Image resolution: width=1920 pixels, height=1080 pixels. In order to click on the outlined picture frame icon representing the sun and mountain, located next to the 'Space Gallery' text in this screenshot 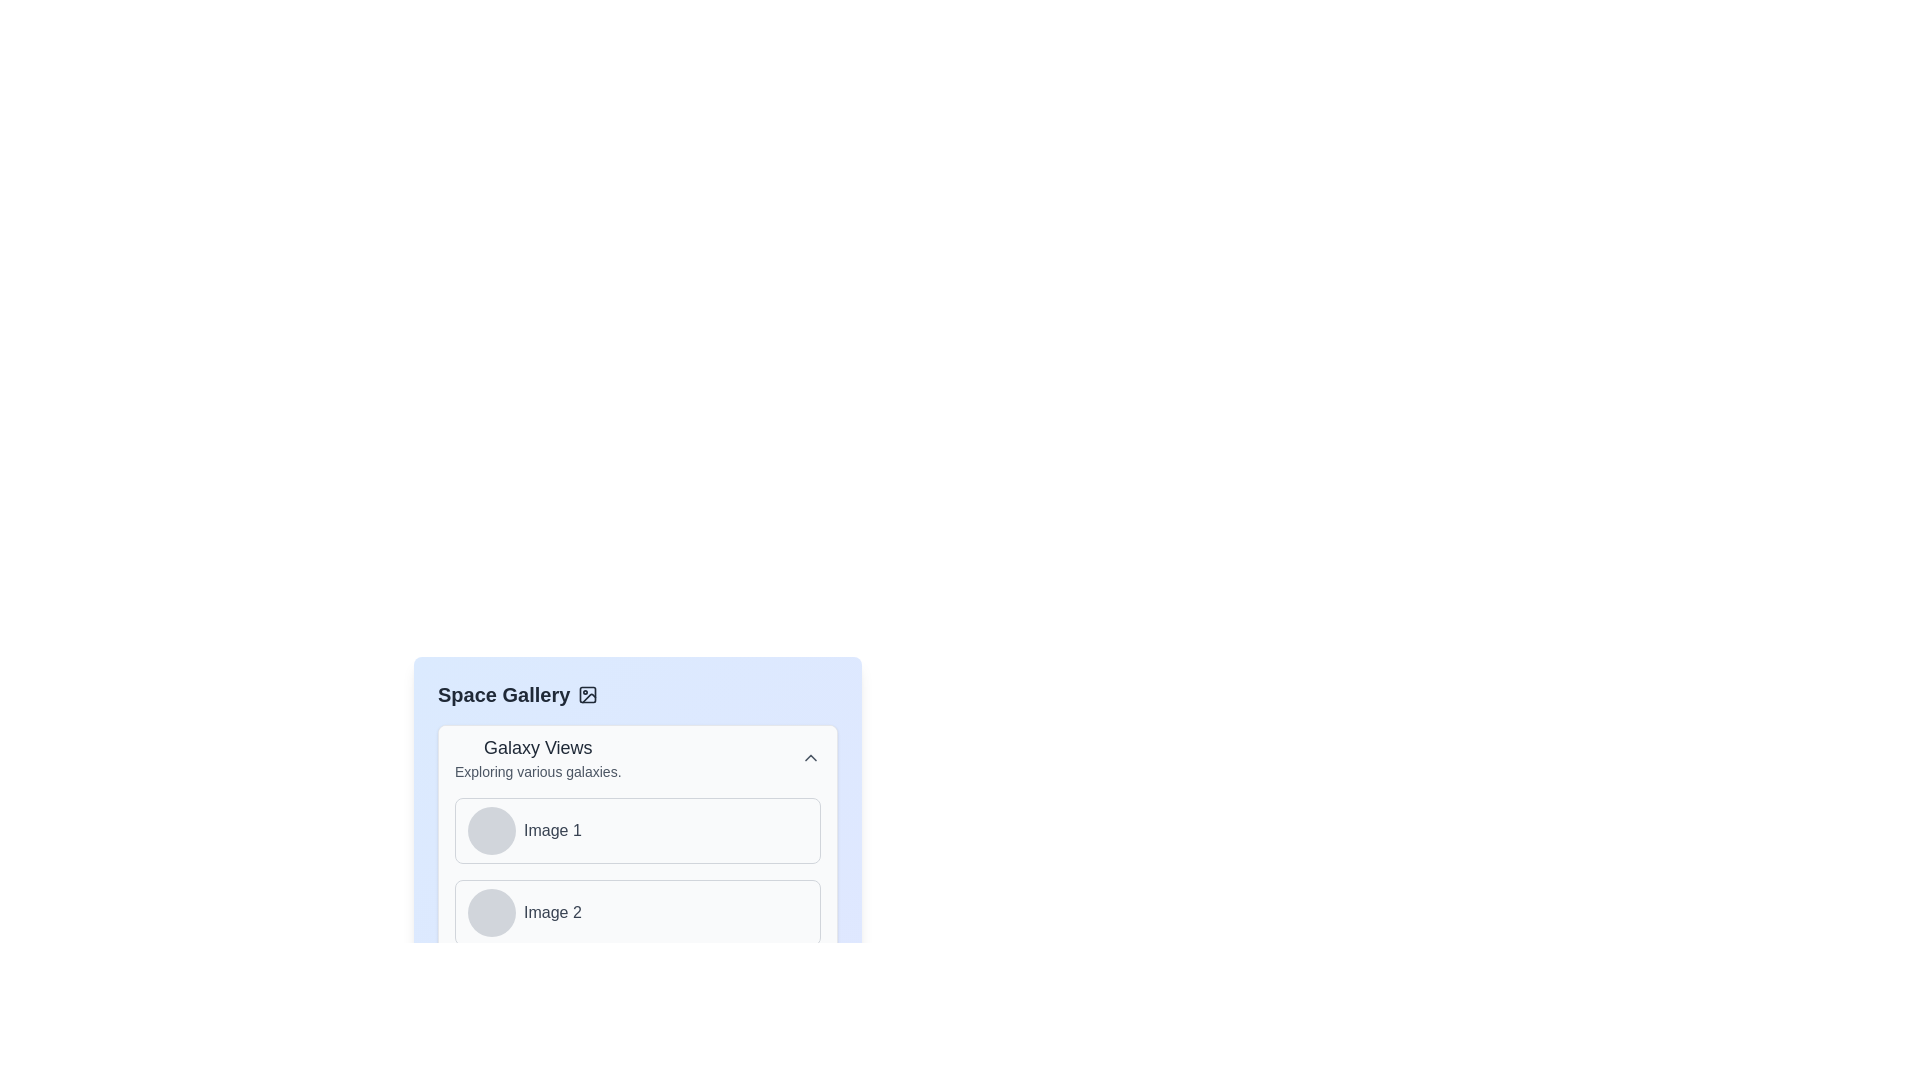, I will do `click(587, 693)`.